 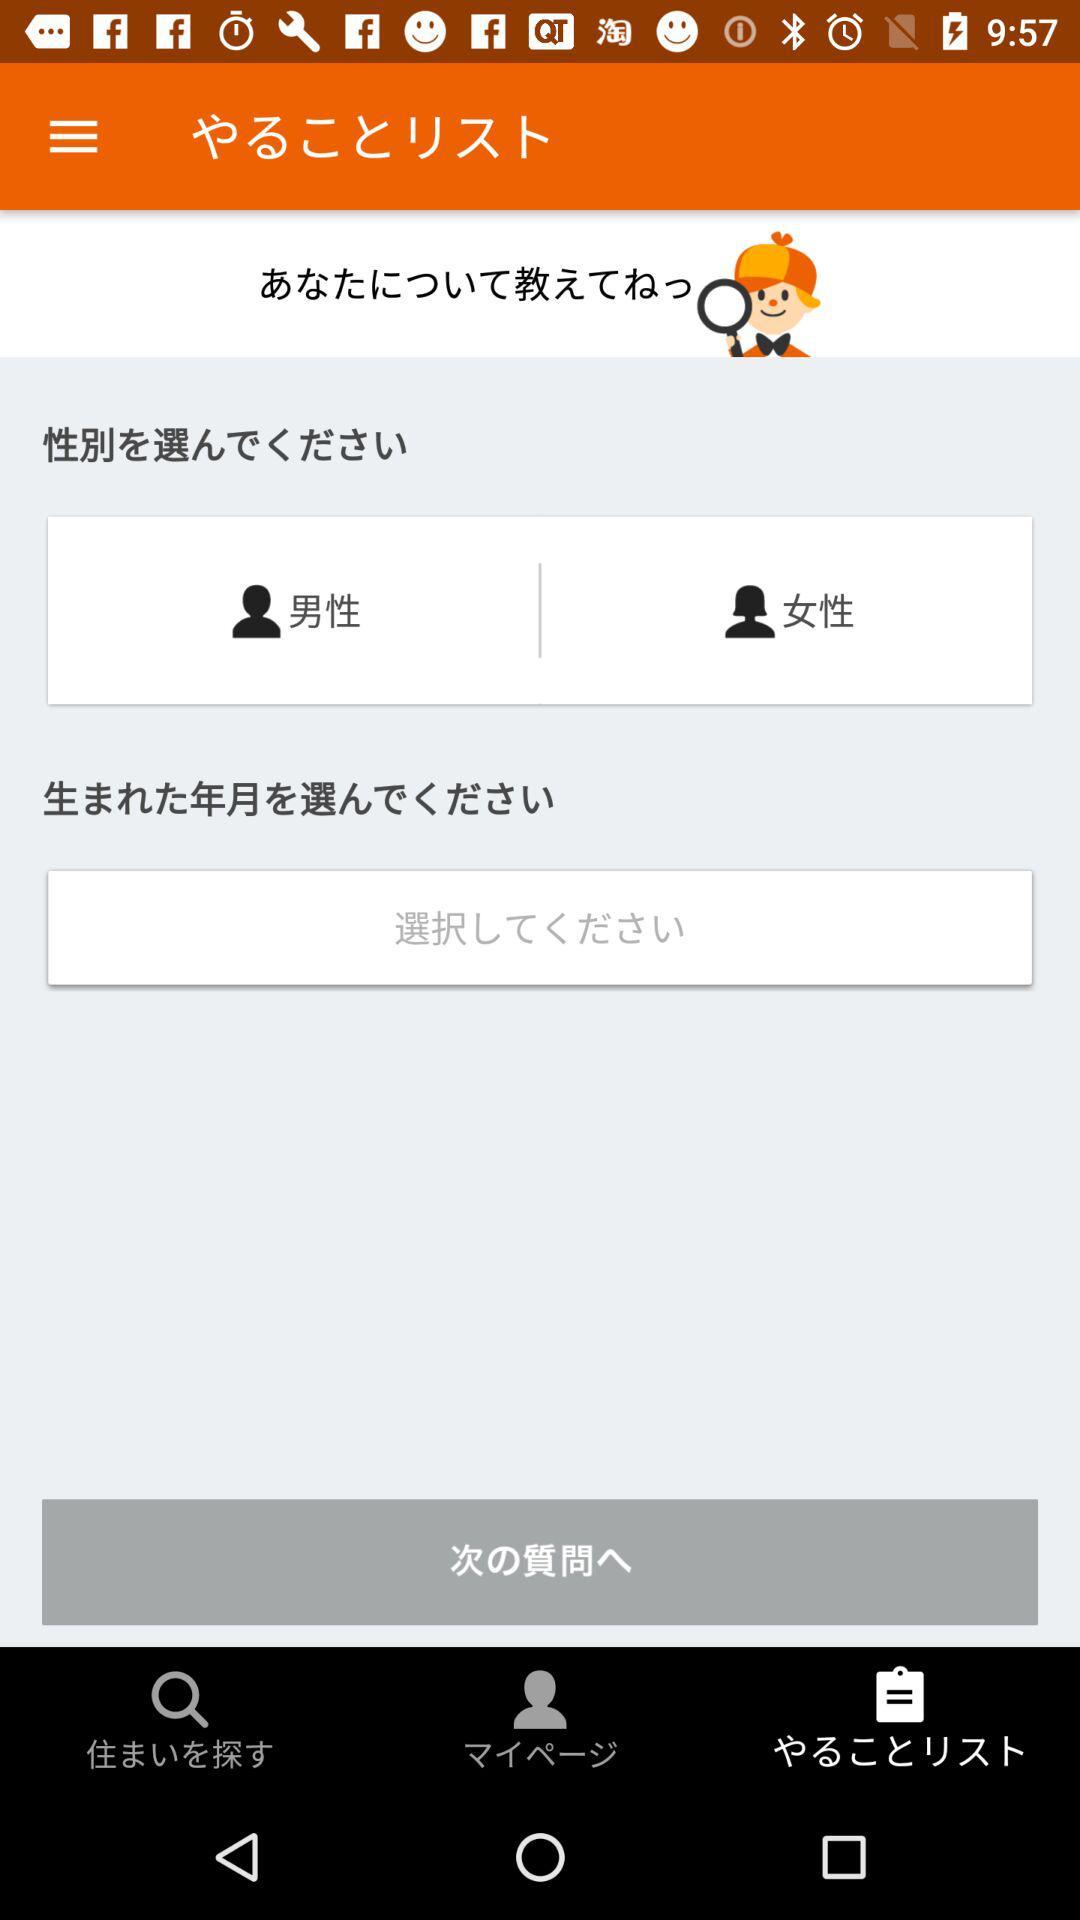 I want to click on the female profile icon, so click(x=750, y=609).